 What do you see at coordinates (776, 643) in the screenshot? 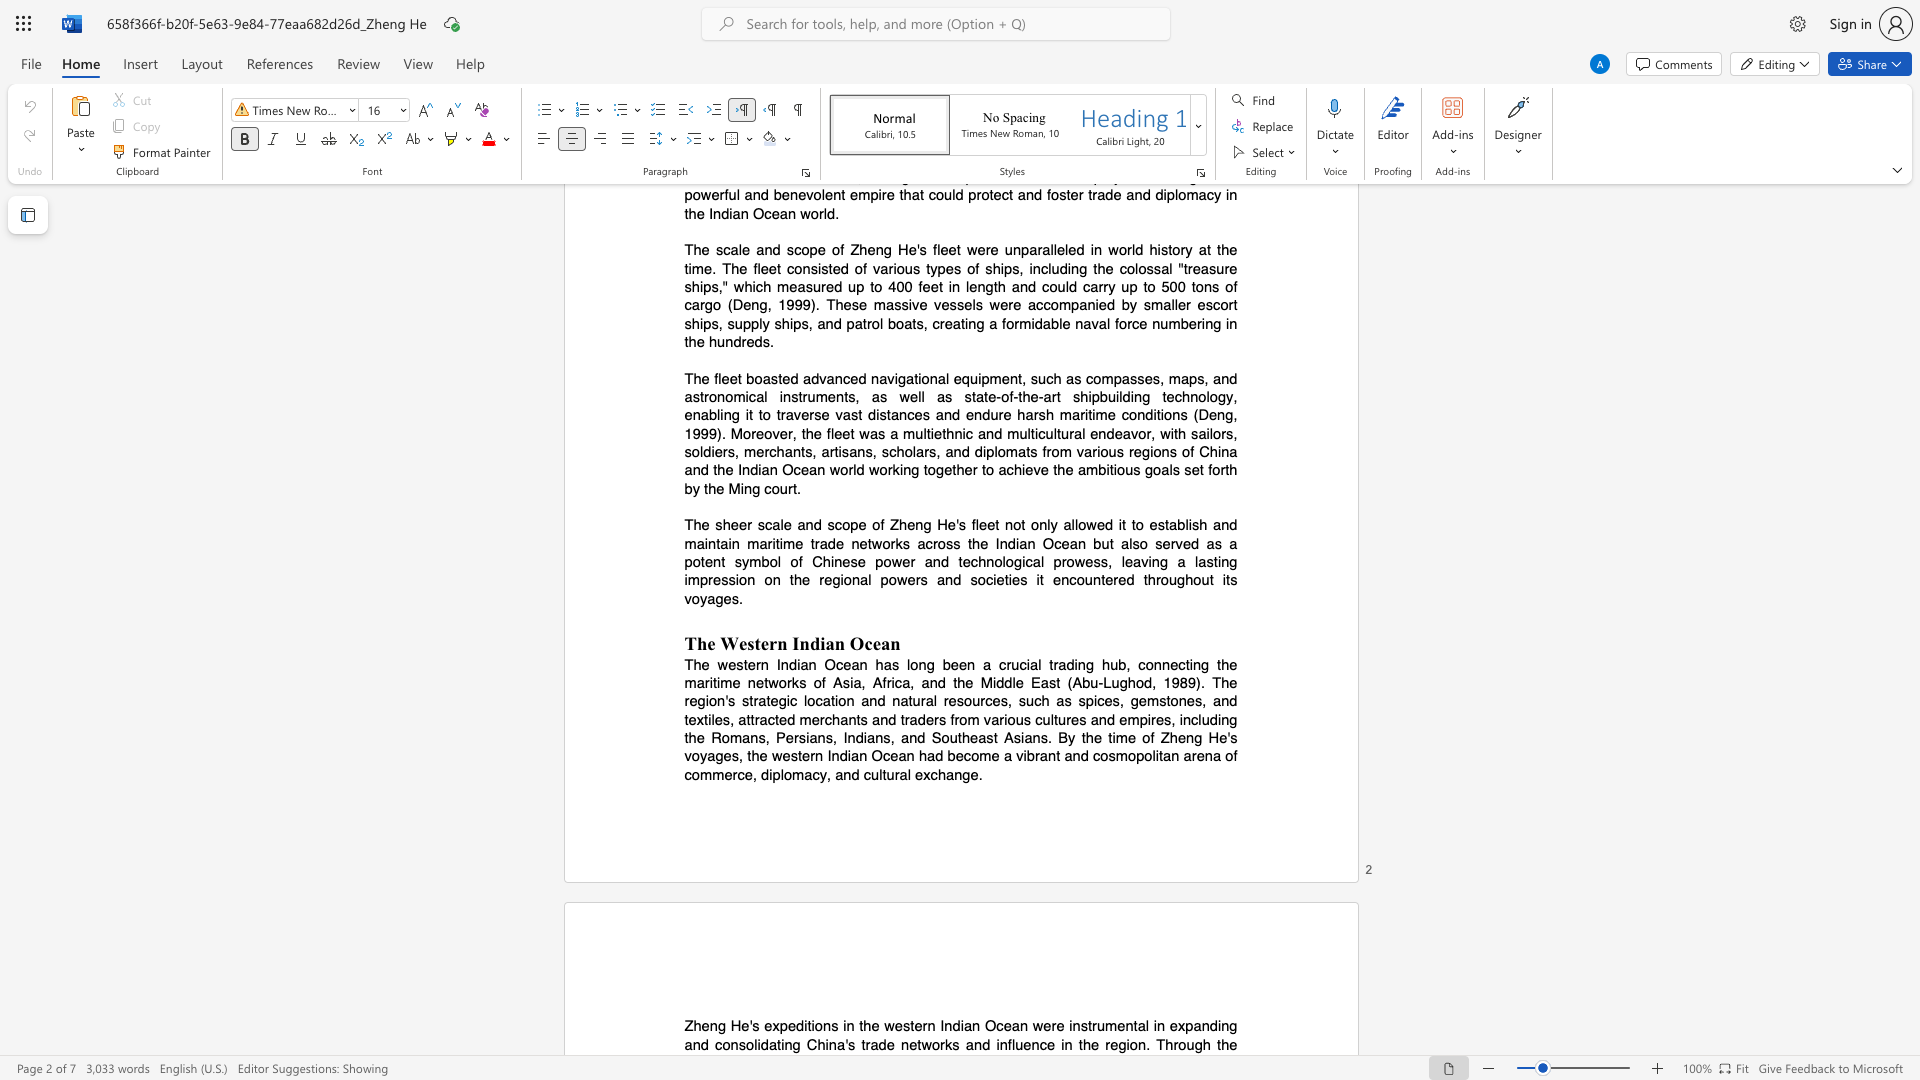
I see `the subset text "n Indi" within the text "The Western Indian Ocean"` at bounding box center [776, 643].